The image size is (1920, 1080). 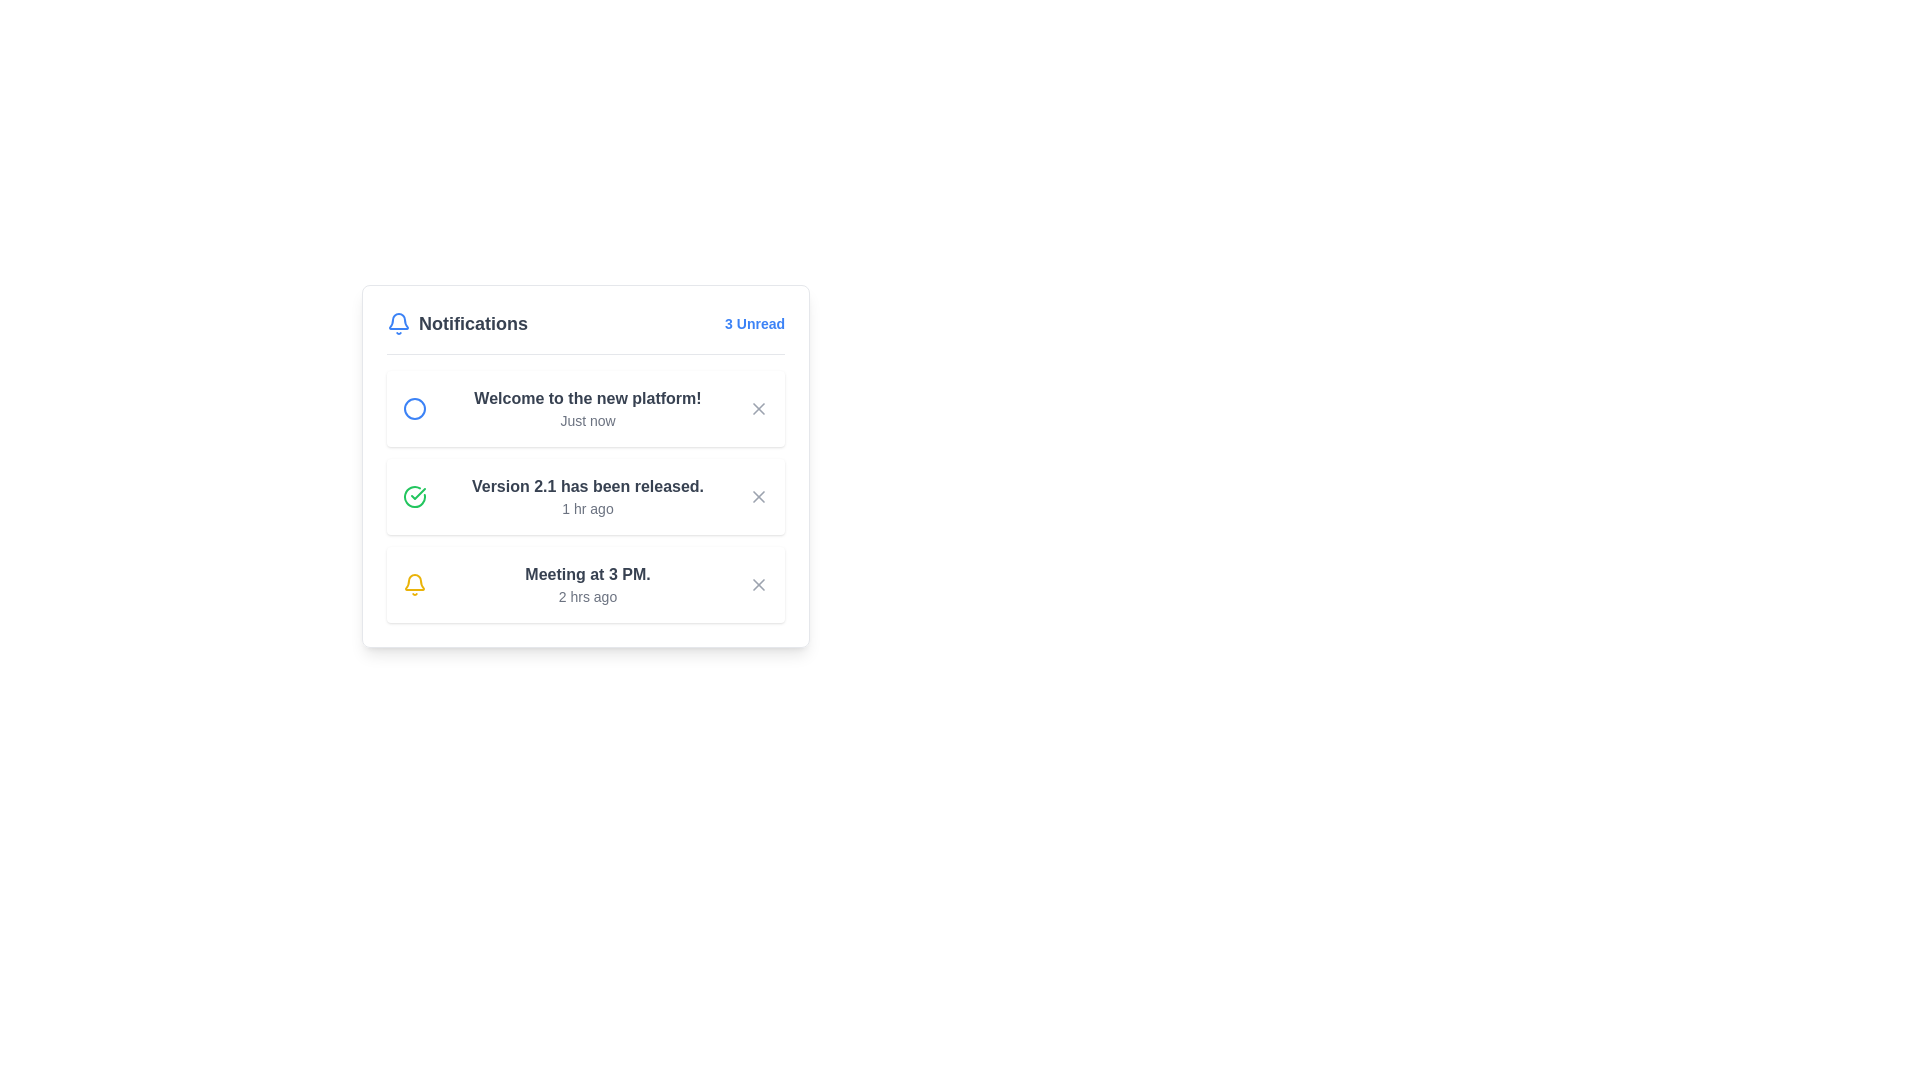 What do you see at coordinates (753, 323) in the screenshot?
I see `the Text Label displaying '3 Unread' notifications, located at the top-right corner of the 'Notifications' section` at bounding box center [753, 323].